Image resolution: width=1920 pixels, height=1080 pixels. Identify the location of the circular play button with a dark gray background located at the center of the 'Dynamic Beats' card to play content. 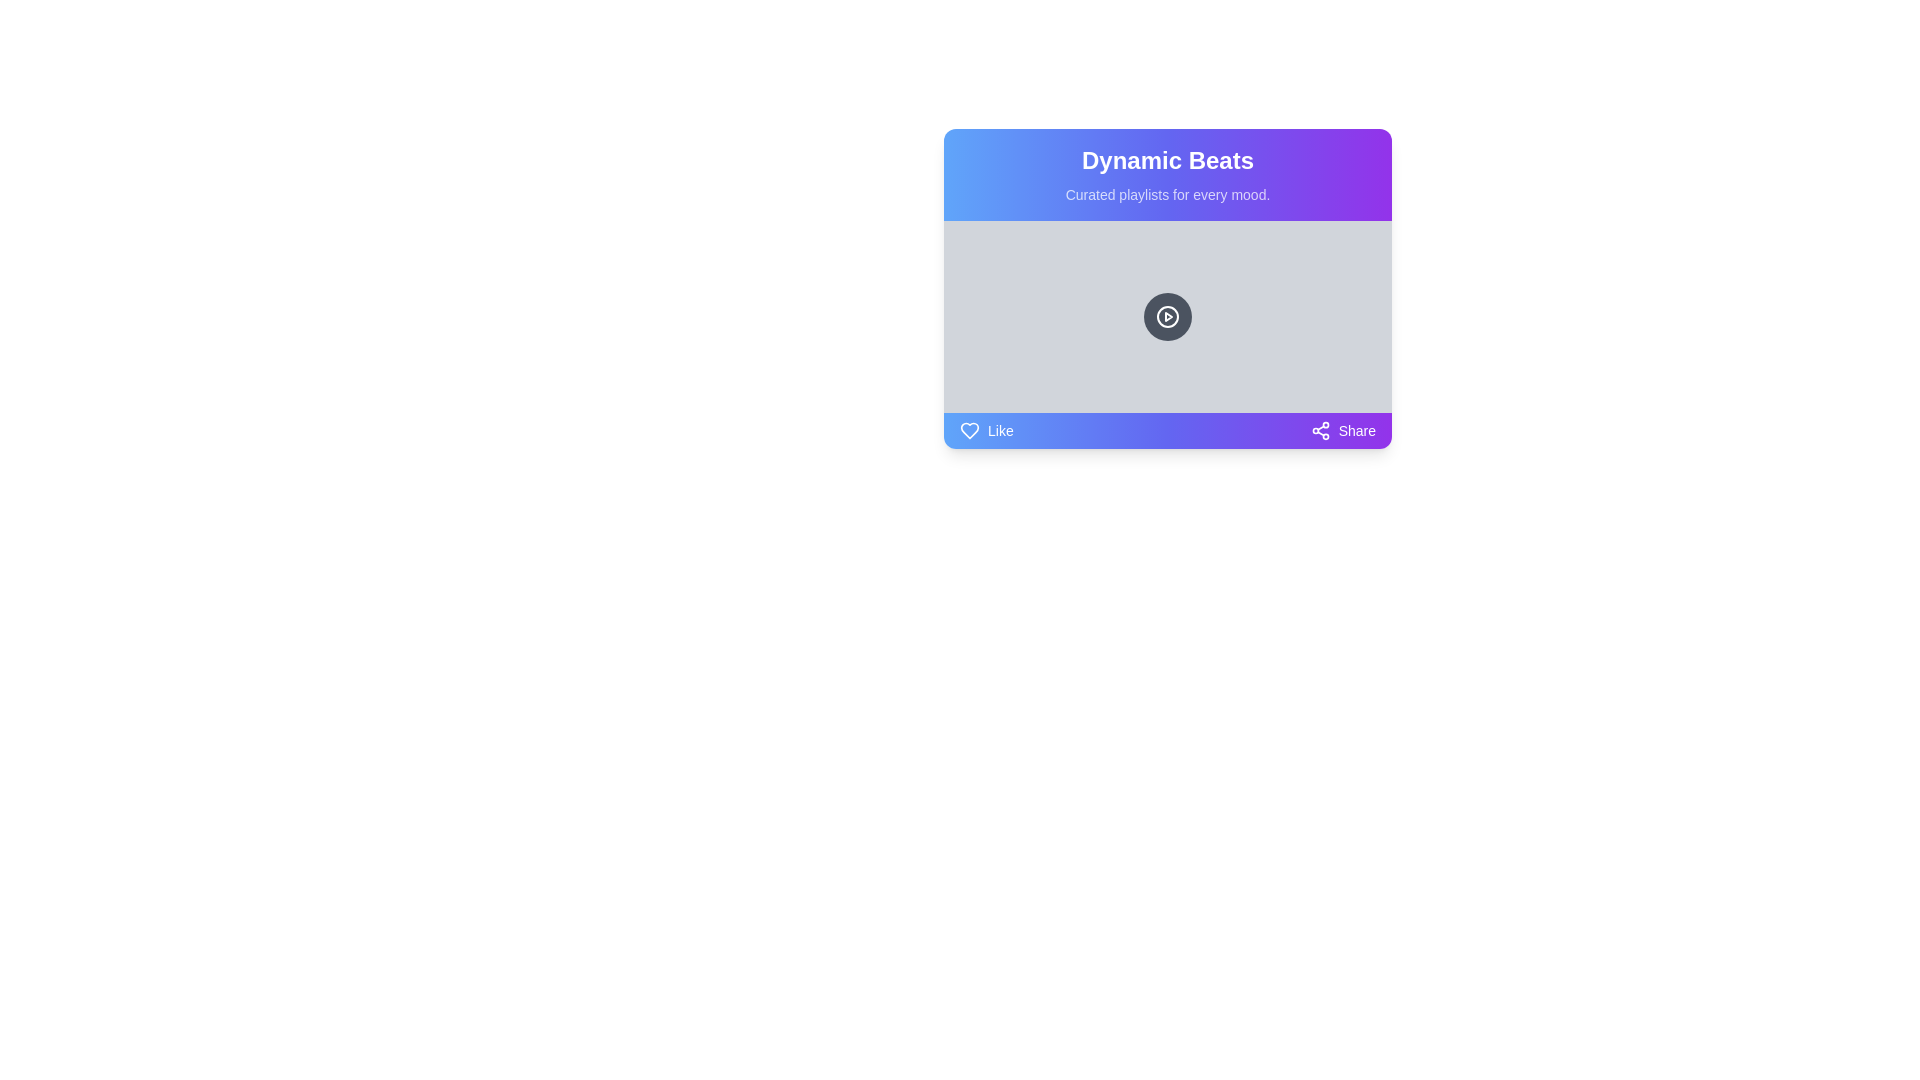
(1167, 315).